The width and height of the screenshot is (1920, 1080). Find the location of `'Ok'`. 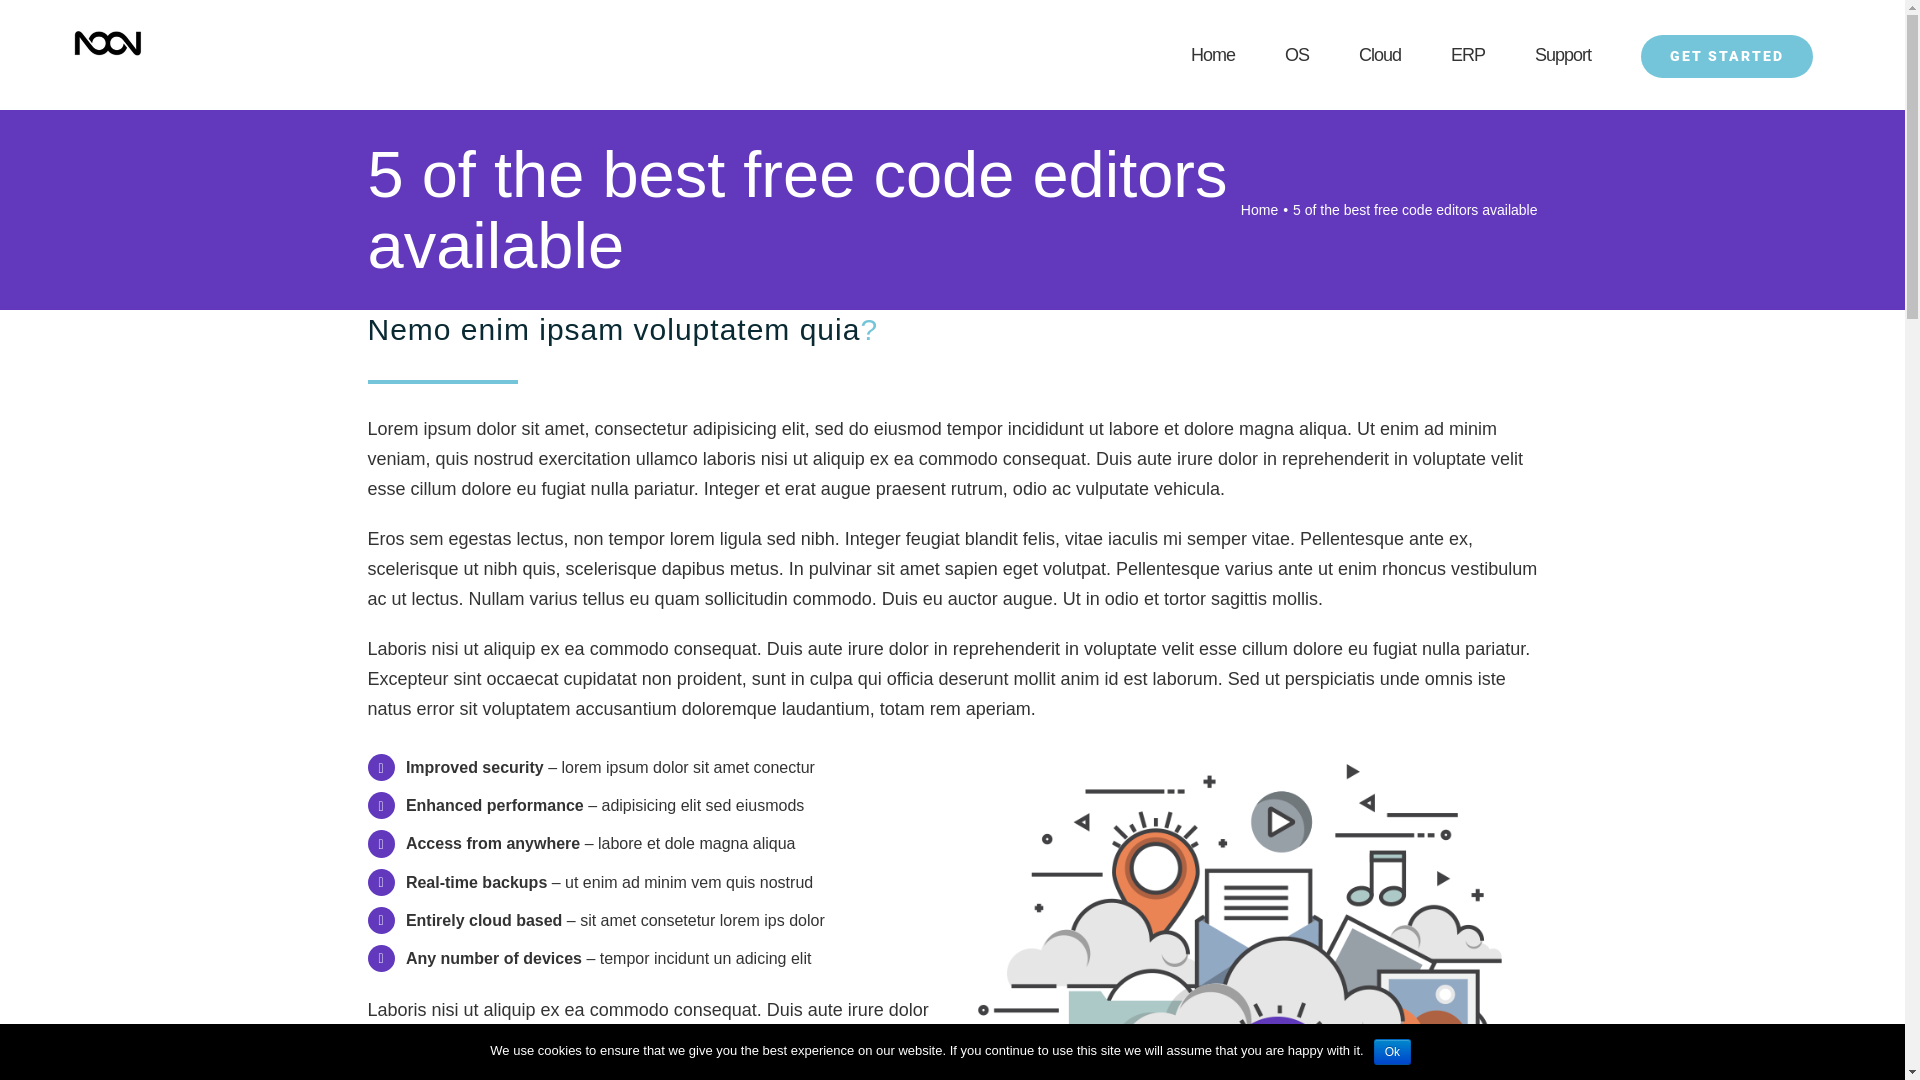

'Ok' is located at coordinates (1391, 1051).